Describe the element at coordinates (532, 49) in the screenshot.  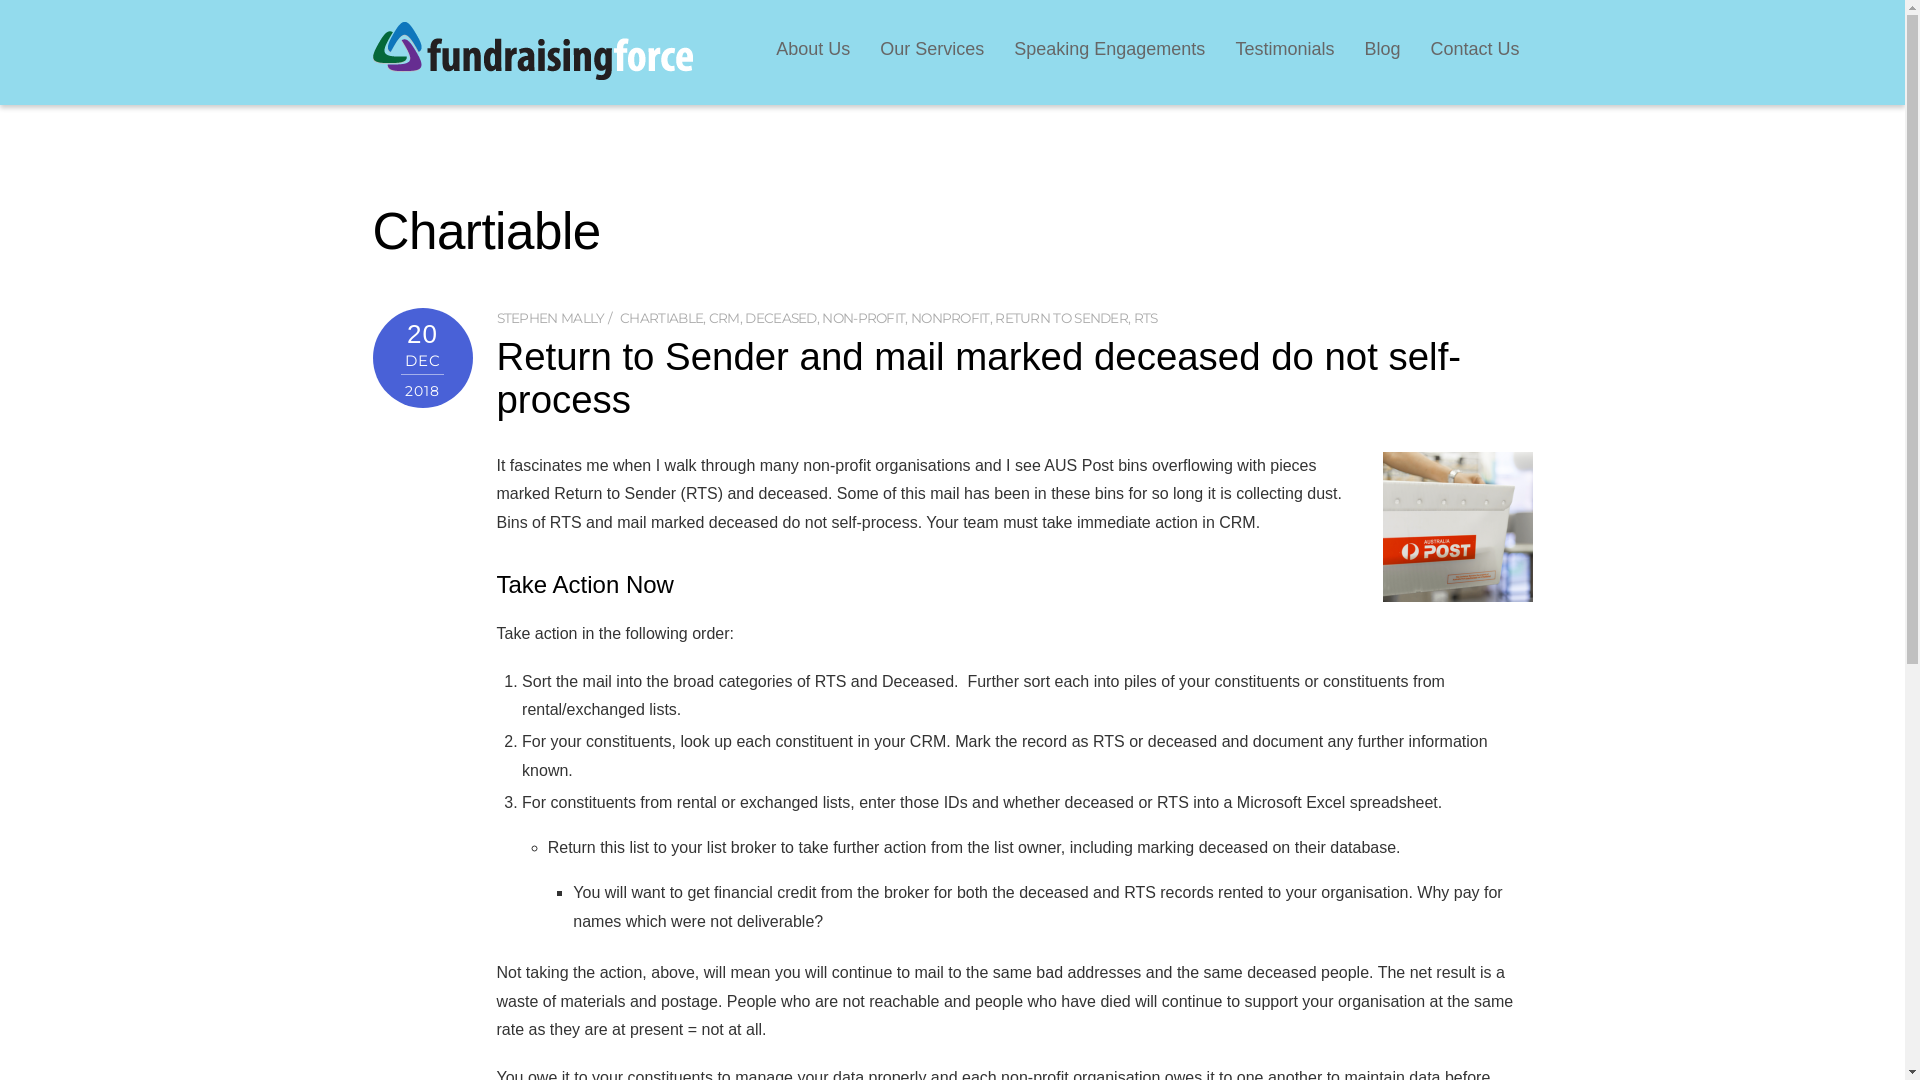
I see `'FundraisingForce'` at that location.